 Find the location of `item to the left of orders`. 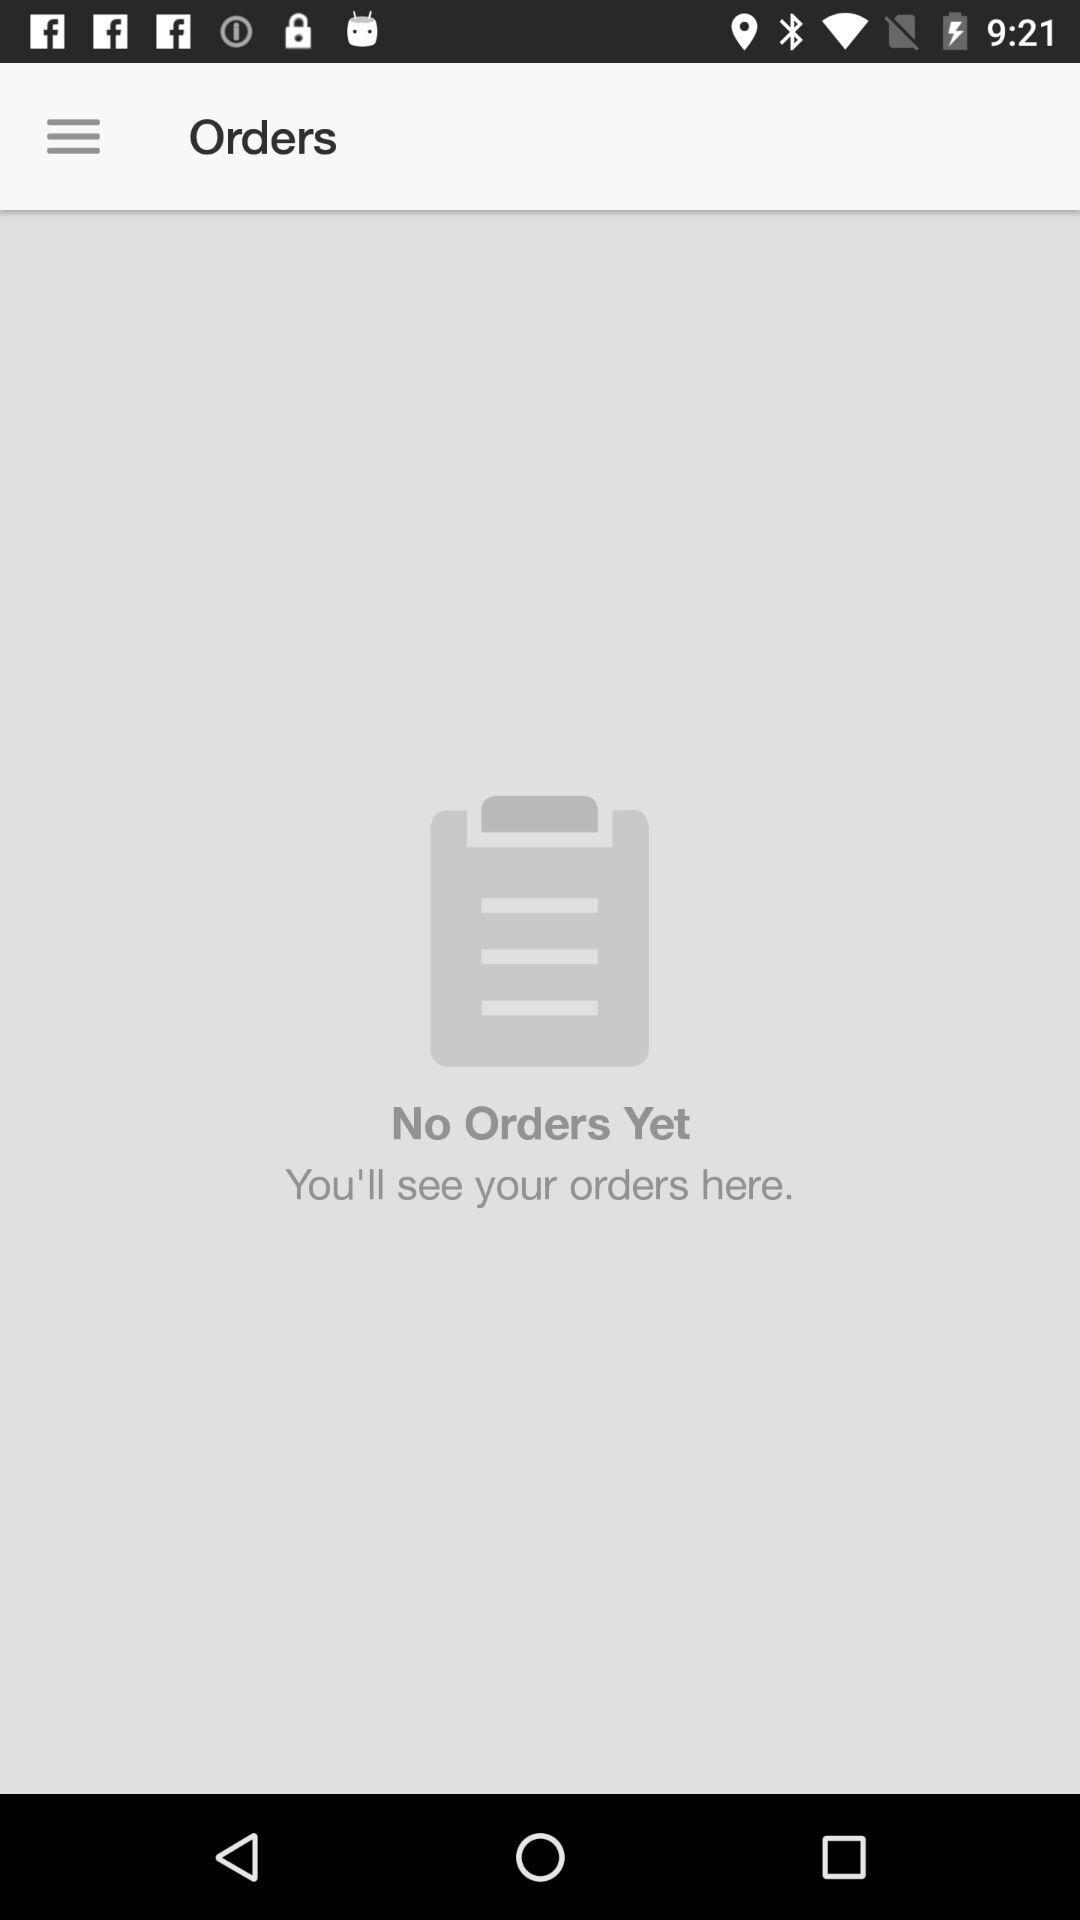

item to the left of orders is located at coordinates (72, 135).